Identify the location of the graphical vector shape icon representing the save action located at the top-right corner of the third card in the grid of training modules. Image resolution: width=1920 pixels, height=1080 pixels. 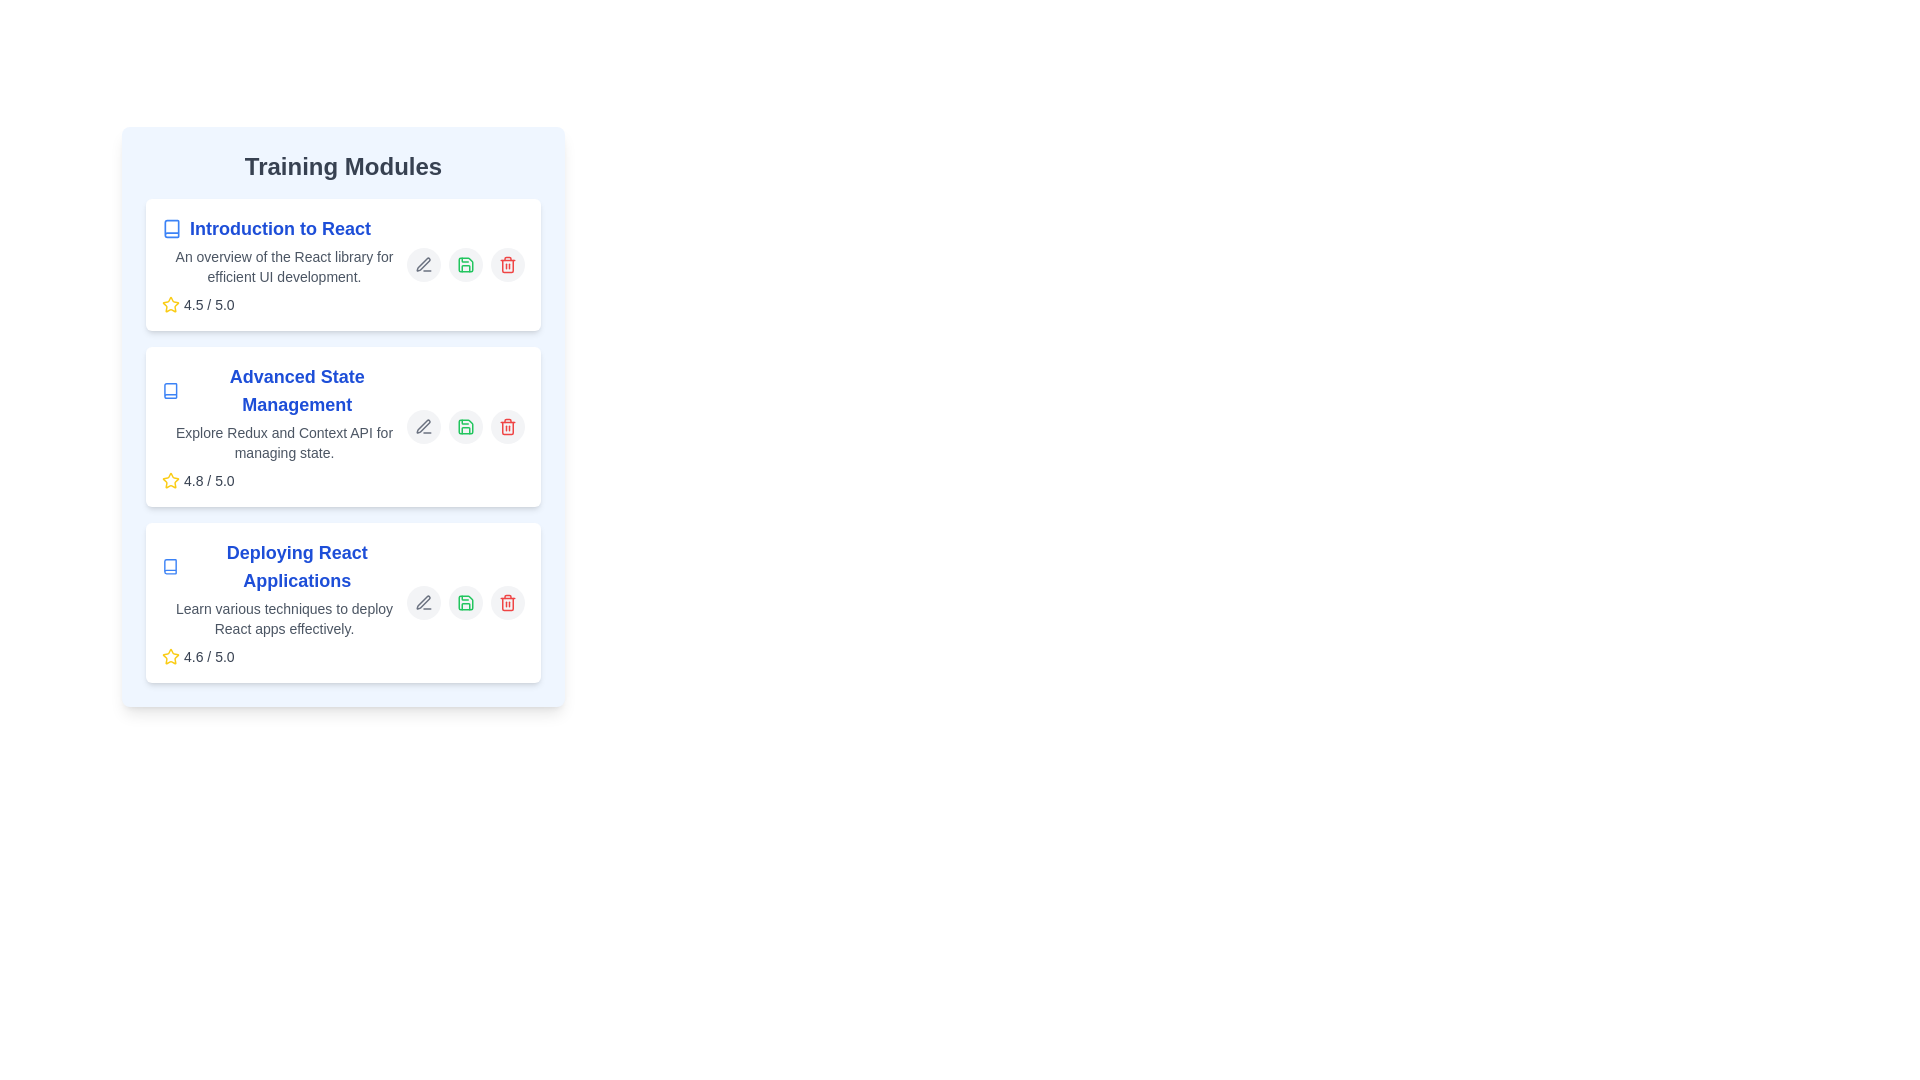
(464, 601).